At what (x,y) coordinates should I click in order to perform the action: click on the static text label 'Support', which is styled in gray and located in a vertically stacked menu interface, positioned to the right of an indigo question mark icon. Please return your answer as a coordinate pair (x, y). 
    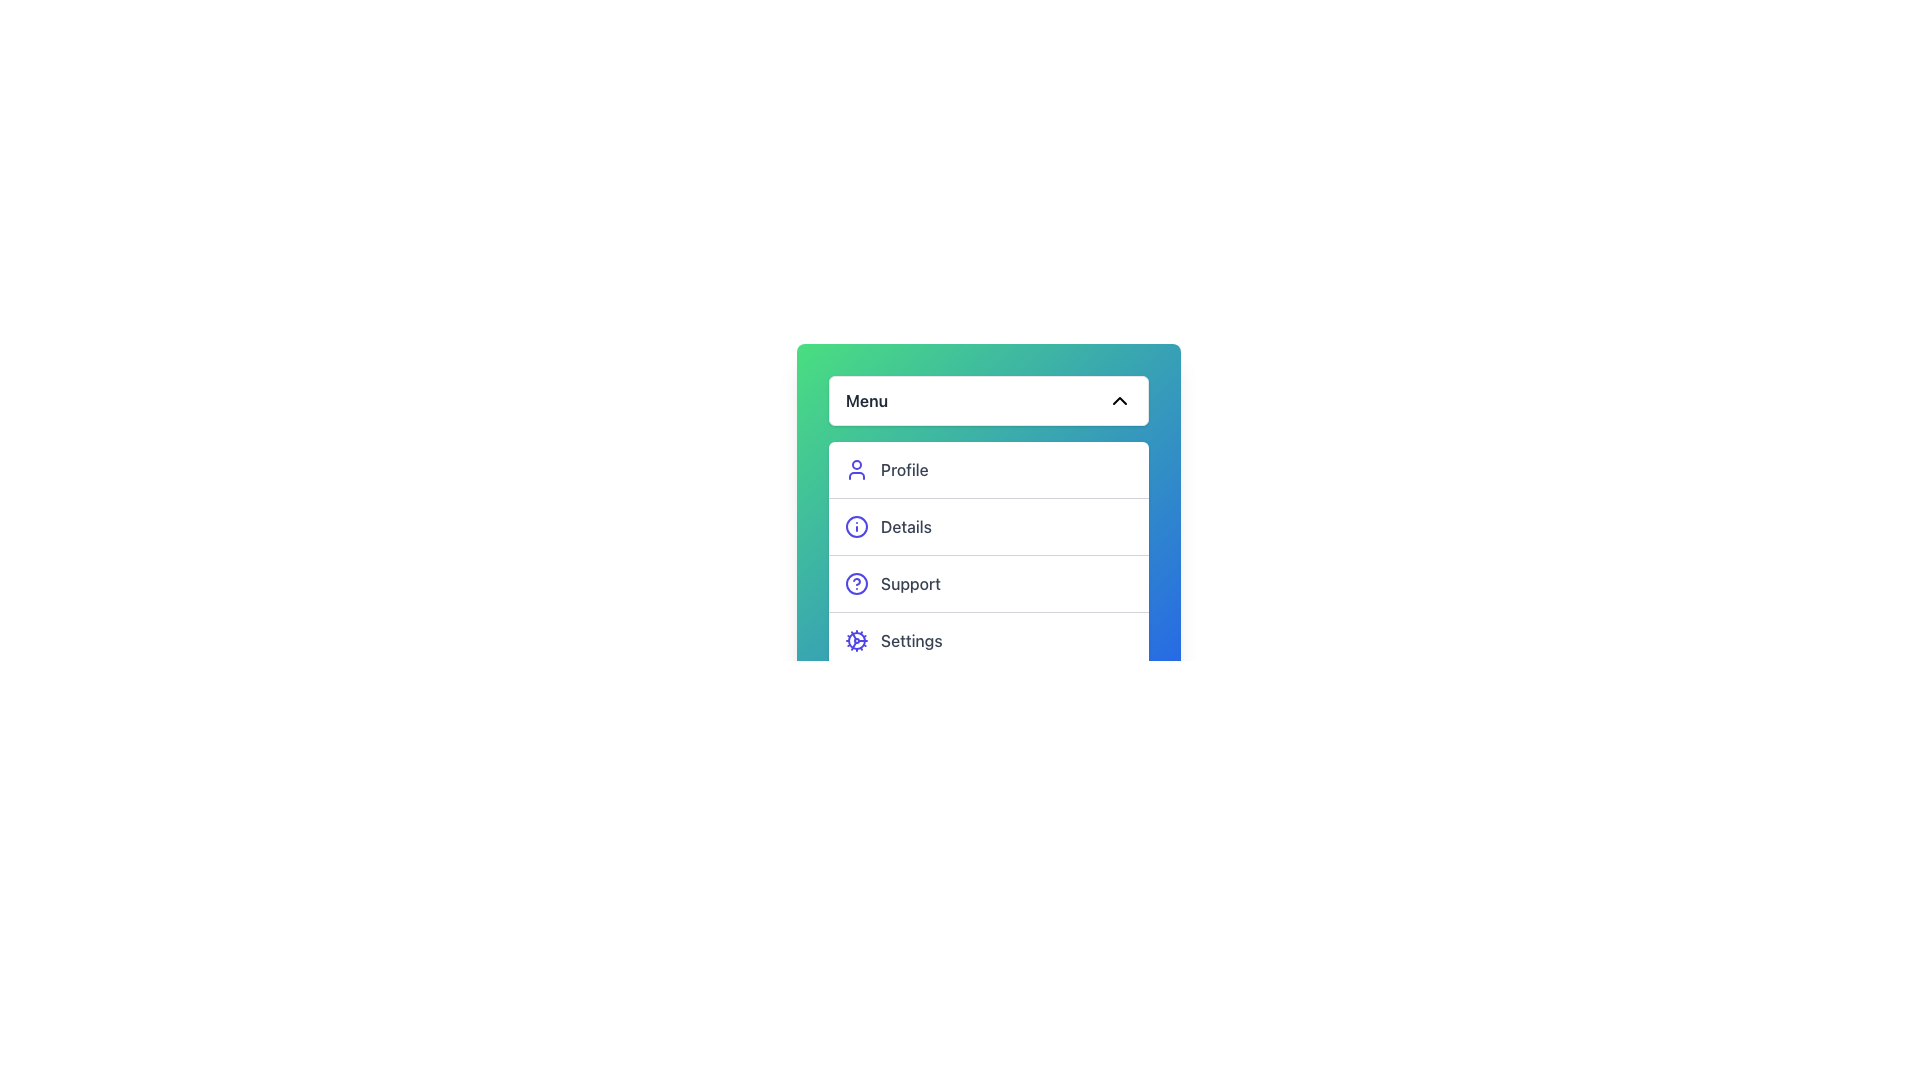
    Looking at the image, I should click on (910, 583).